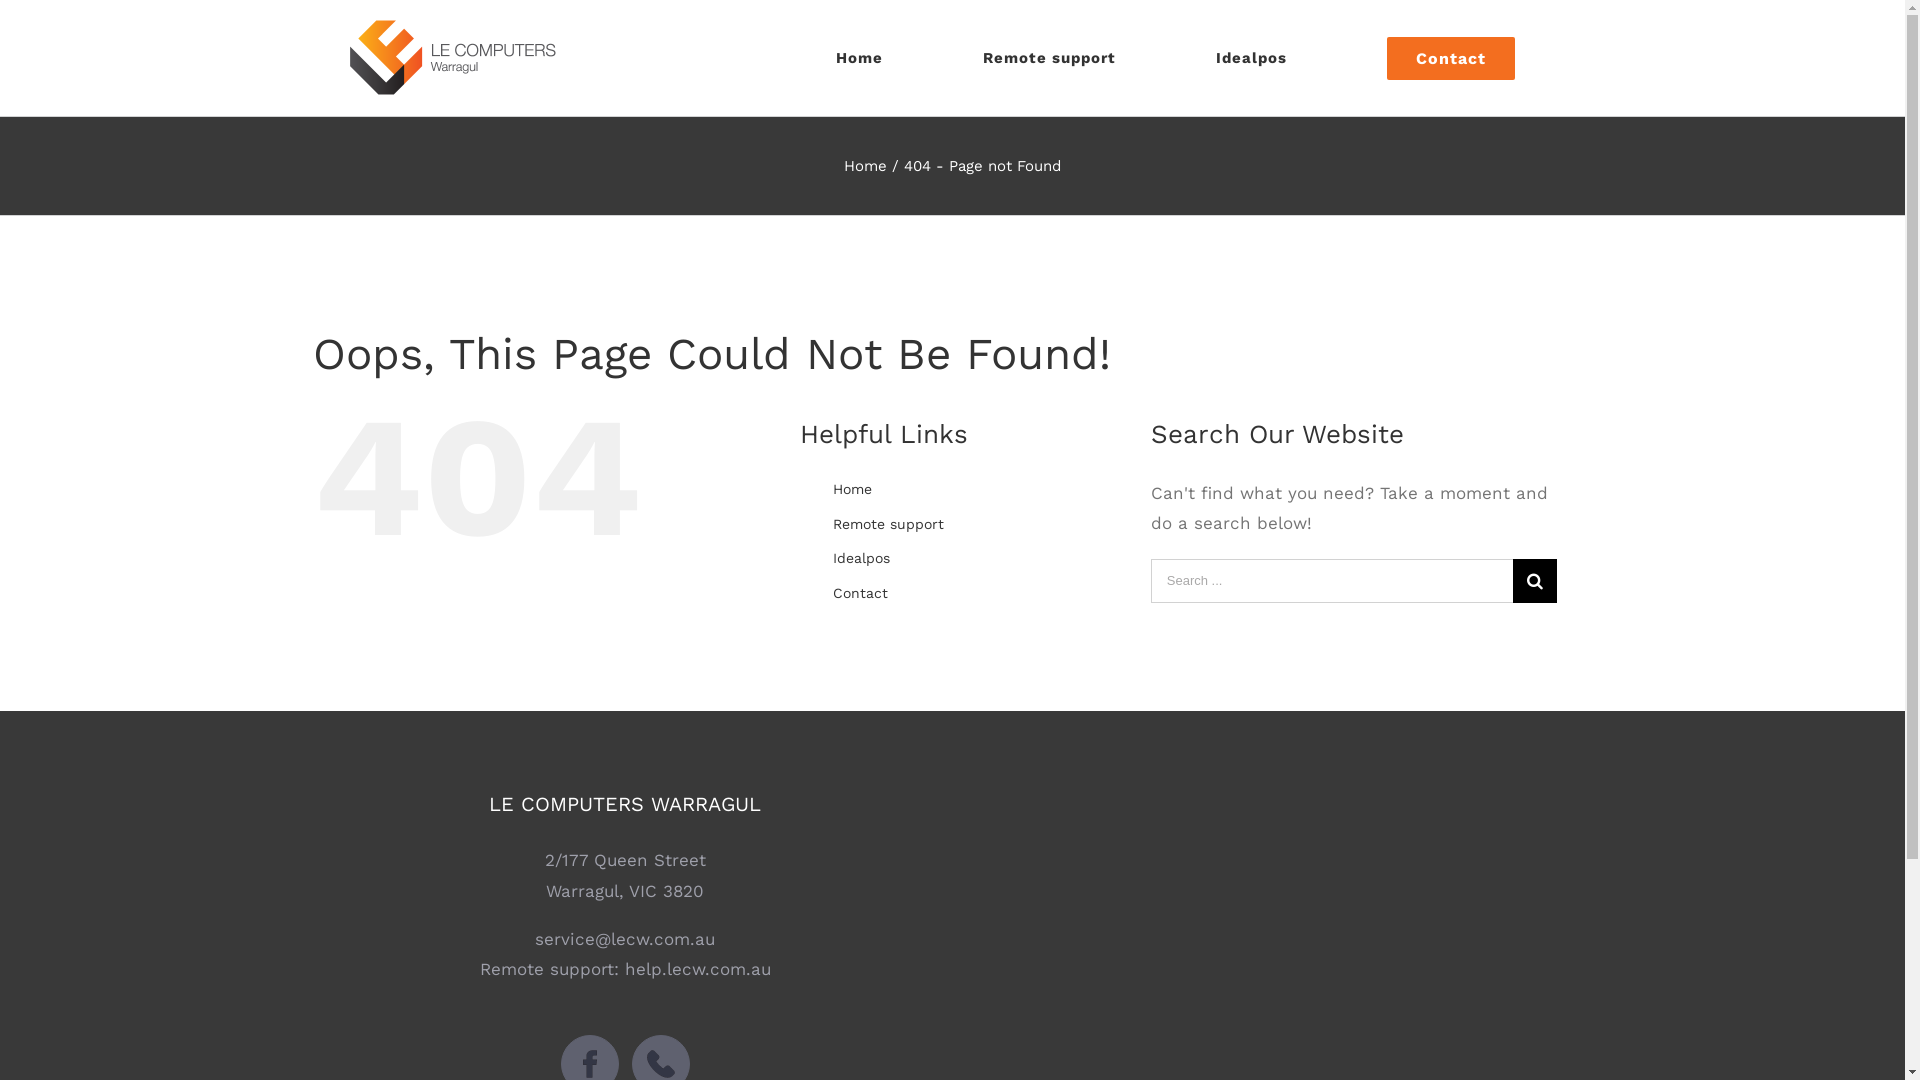 This screenshot has height=1080, width=1920. Describe the element at coordinates (1250, 56) in the screenshot. I see `'Idealpos'` at that location.